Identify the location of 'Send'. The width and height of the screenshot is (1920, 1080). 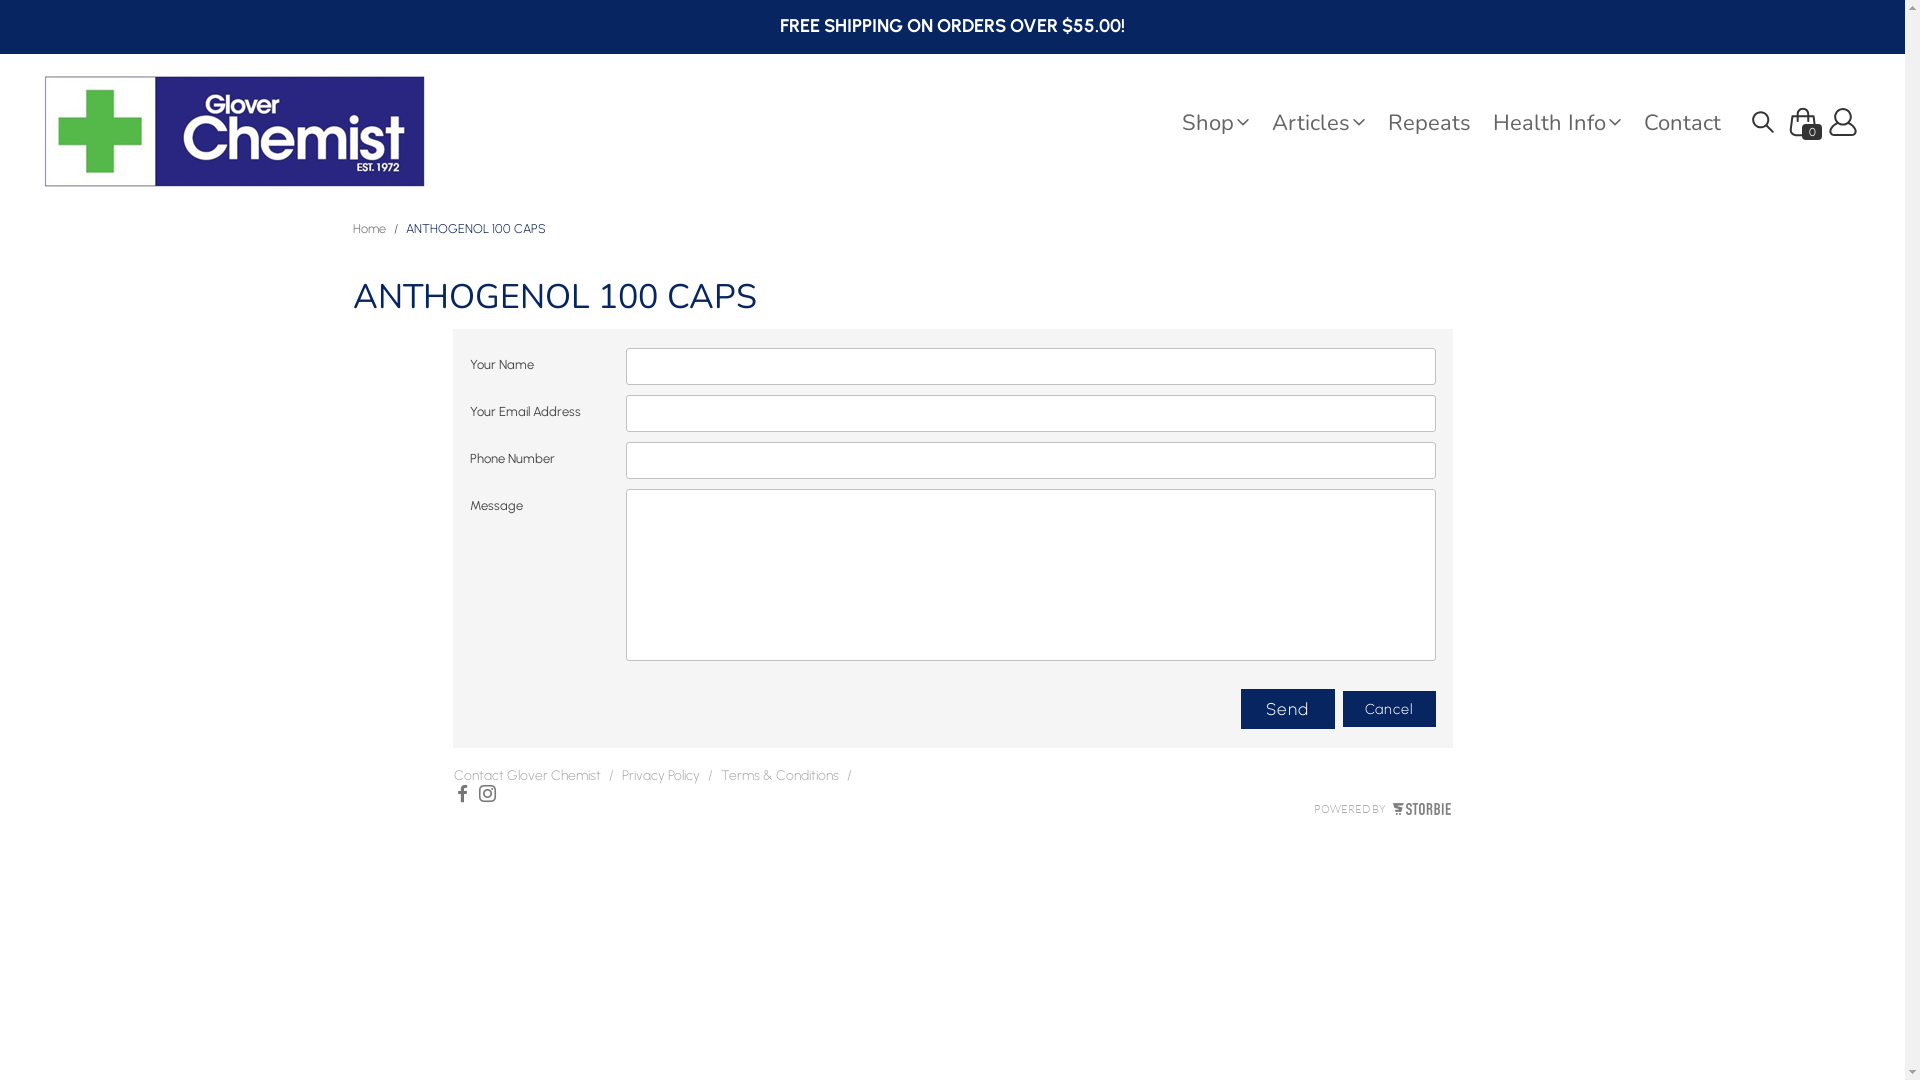
(1287, 708).